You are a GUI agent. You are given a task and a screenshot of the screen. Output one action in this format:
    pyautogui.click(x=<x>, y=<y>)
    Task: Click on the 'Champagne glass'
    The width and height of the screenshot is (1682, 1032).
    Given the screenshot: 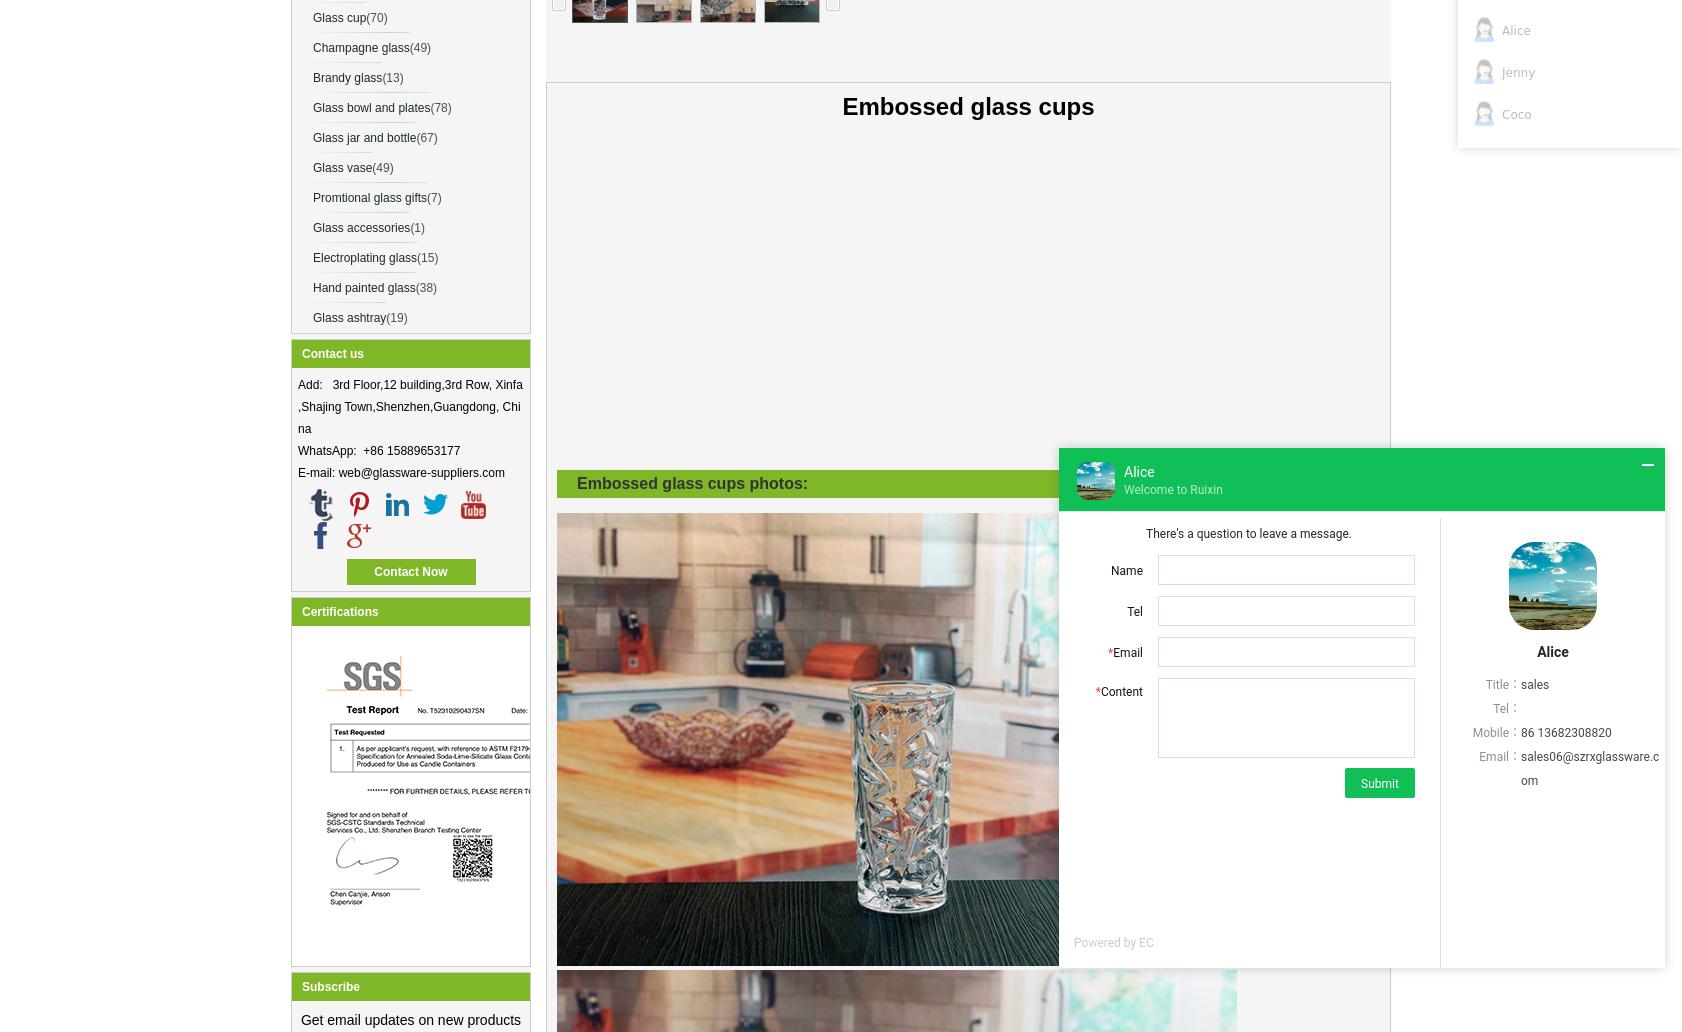 What is the action you would take?
    pyautogui.click(x=359, y=47)
    